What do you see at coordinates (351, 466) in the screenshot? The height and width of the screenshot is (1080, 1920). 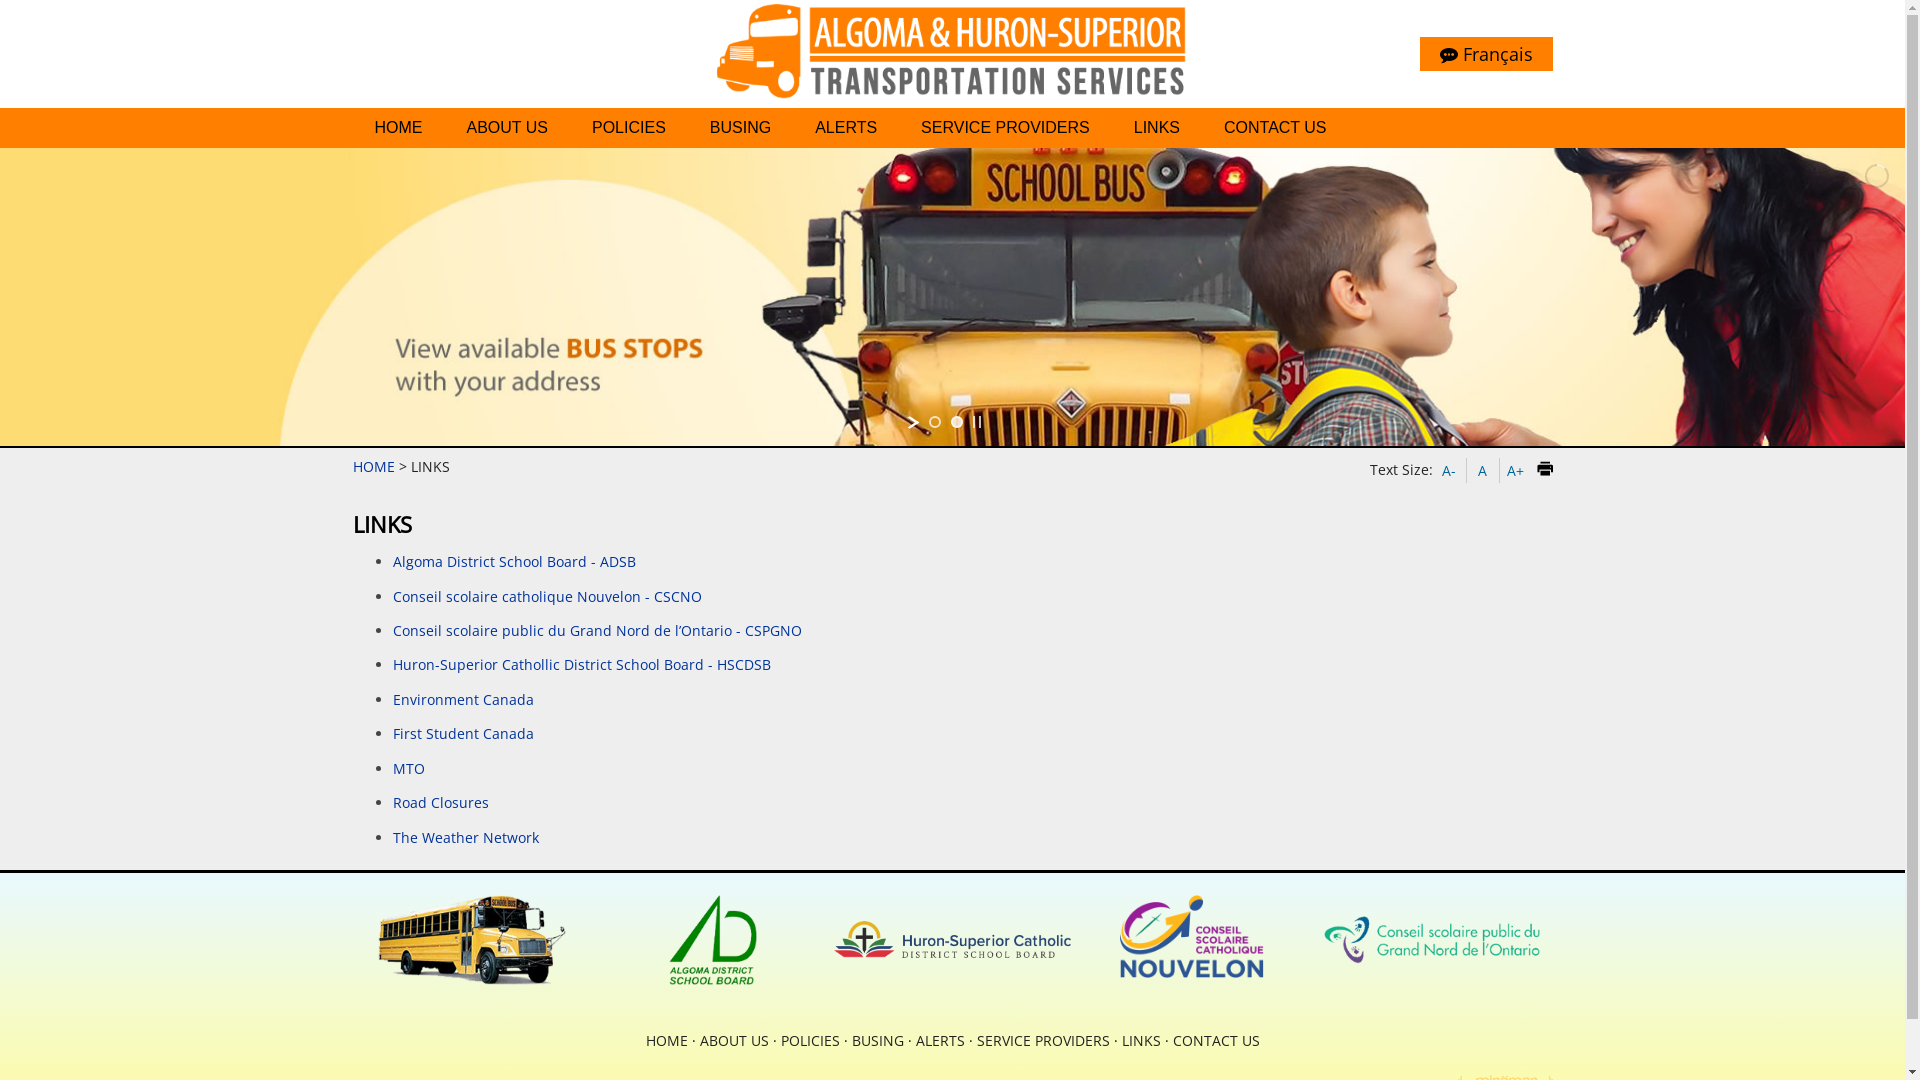 I see `'HOME'` at bounding box center [351, 466].